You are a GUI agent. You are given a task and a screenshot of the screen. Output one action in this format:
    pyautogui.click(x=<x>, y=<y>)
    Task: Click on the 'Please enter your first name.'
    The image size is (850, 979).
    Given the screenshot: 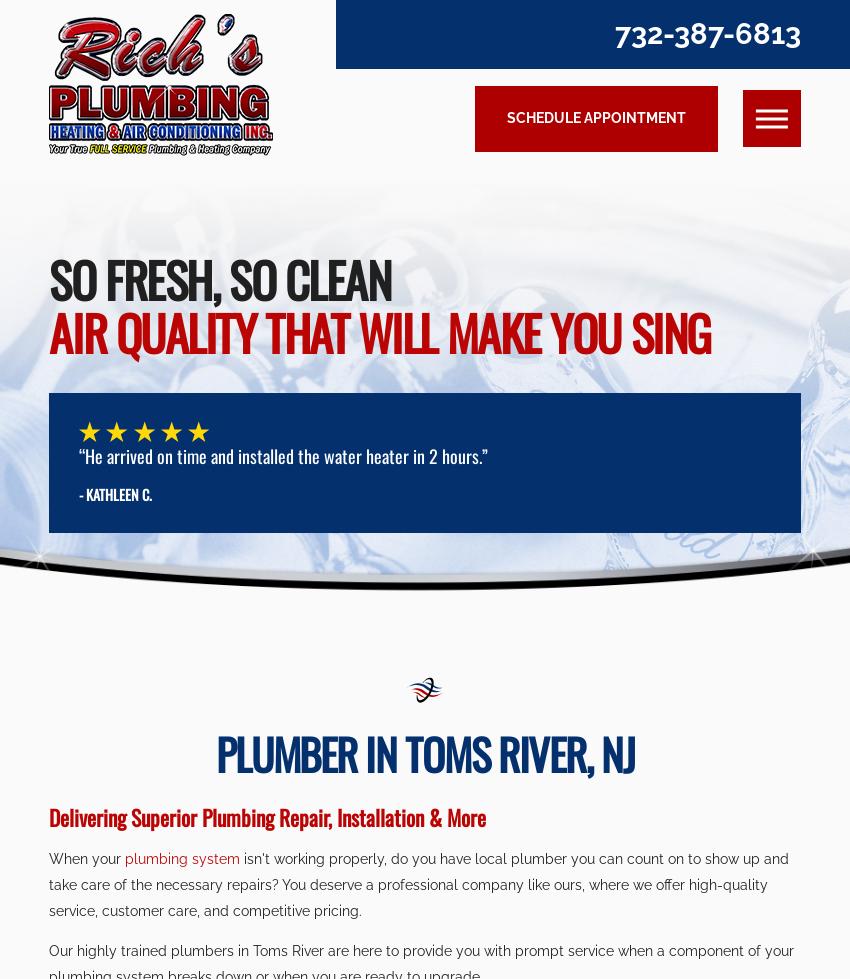 What is the action you would take?
    pyautogui.click(x=333, y=189)
    